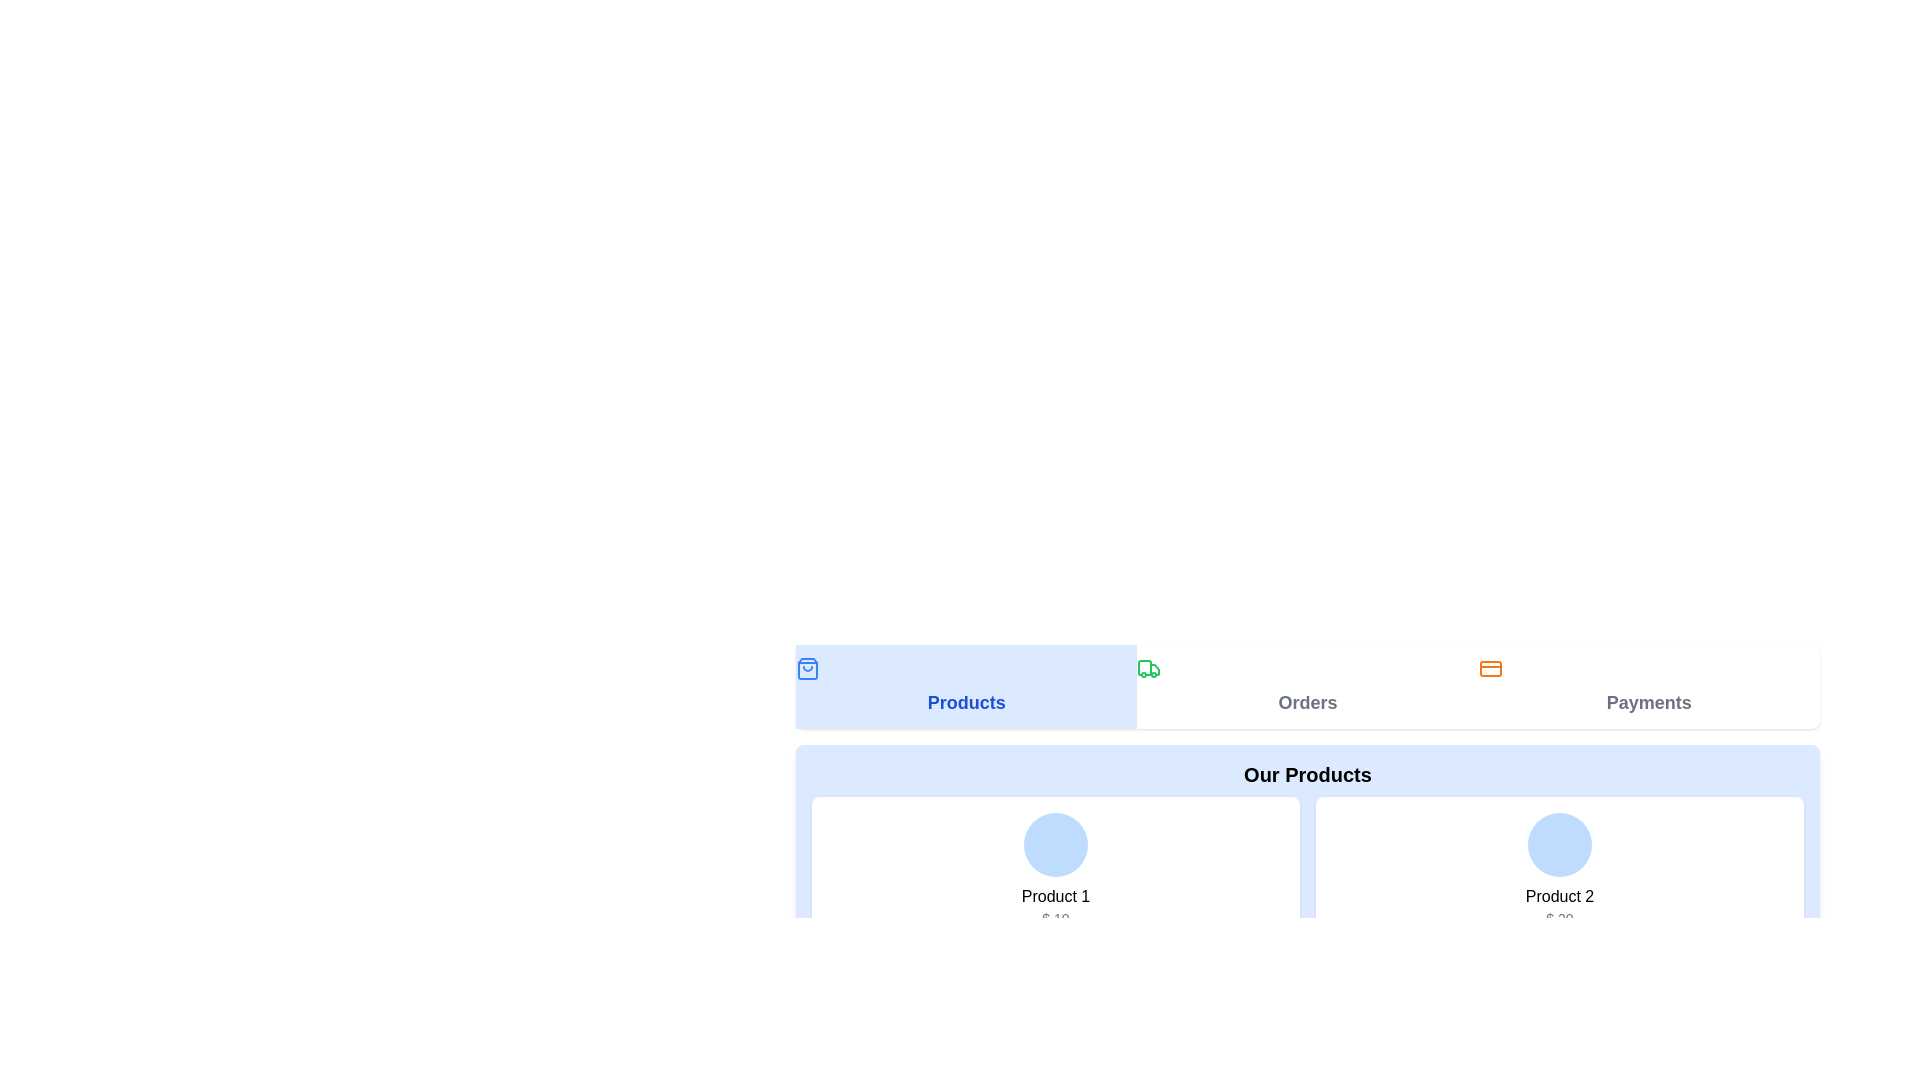  Describe the element at coordinates (1308, 774) in the screenshot. I see `the bold headline text labeled 'Our Products' to read the text` at that location.